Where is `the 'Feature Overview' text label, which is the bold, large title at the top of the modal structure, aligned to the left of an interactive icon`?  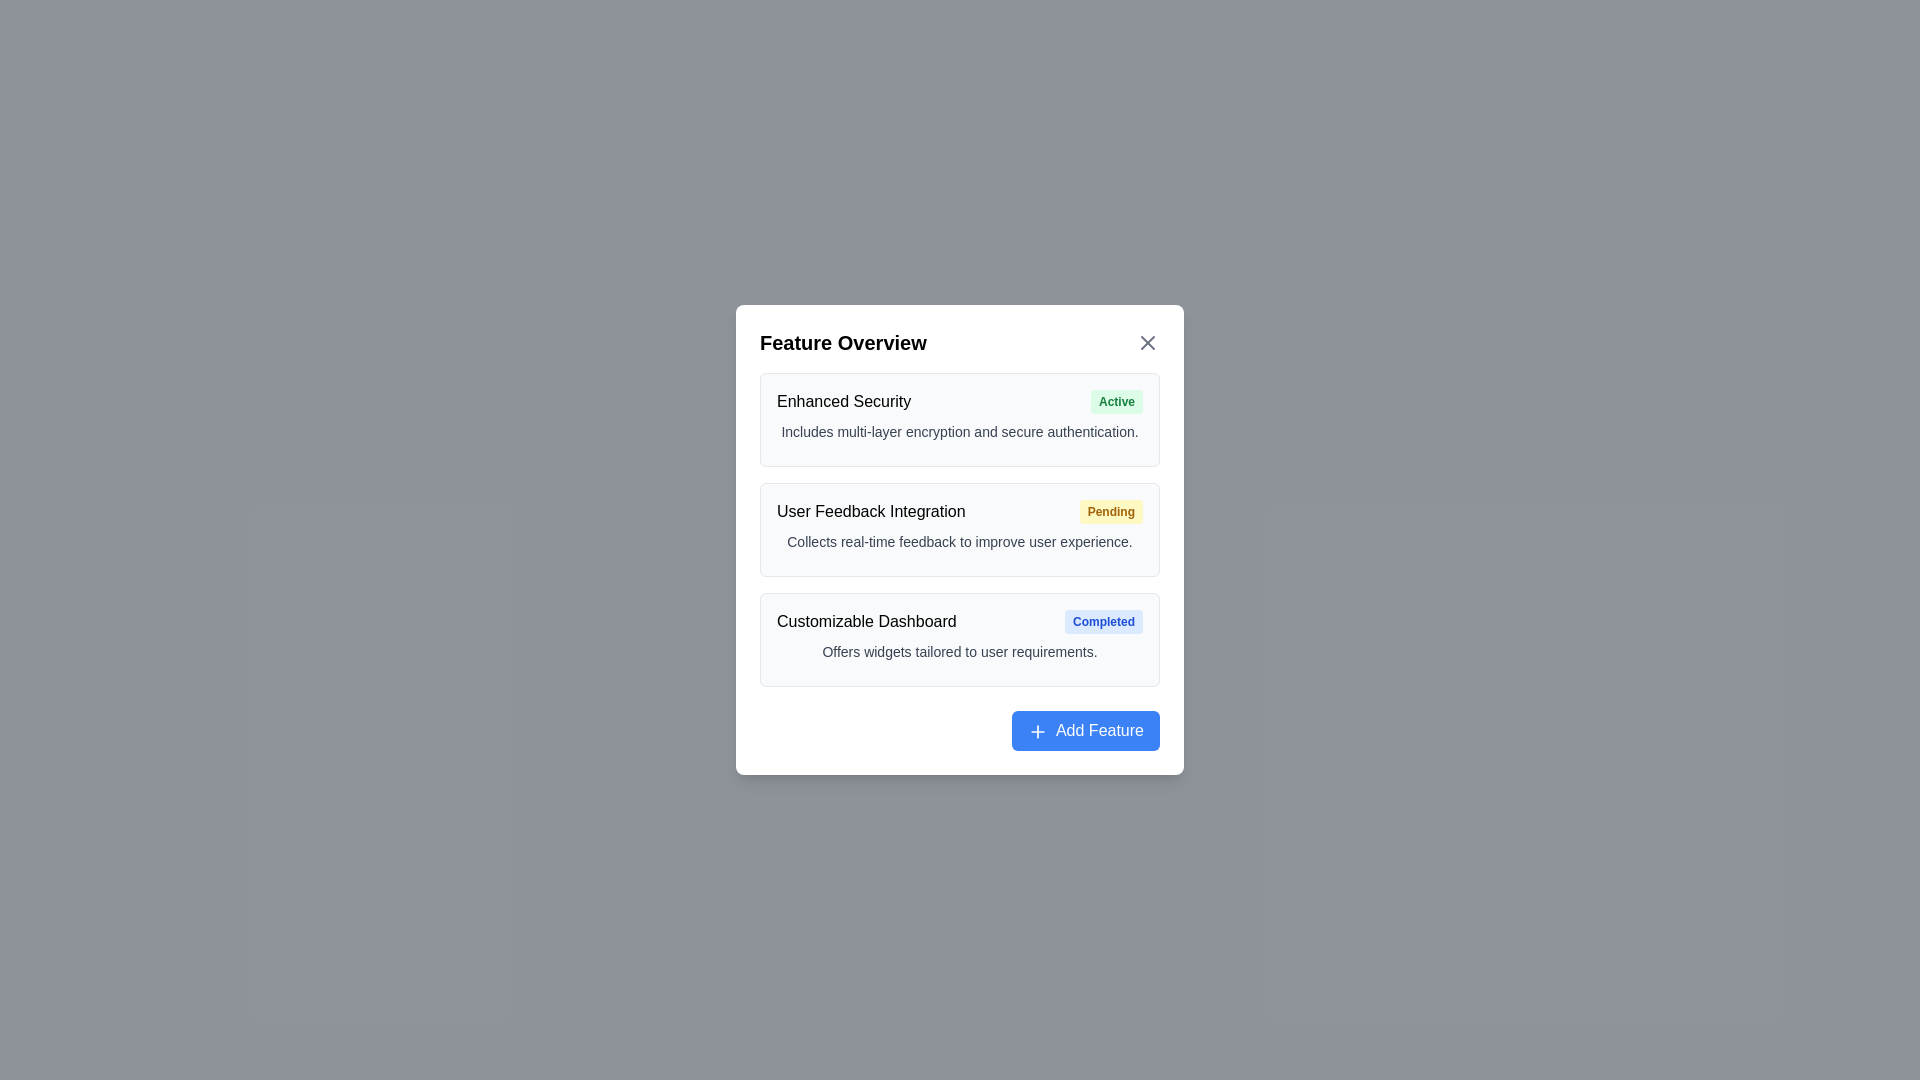 the 'Feature Overview' text label, which is the bold, large title at the top of the modal structure, aligned to the left of an interactive icon is located at coordinates (843, 342).